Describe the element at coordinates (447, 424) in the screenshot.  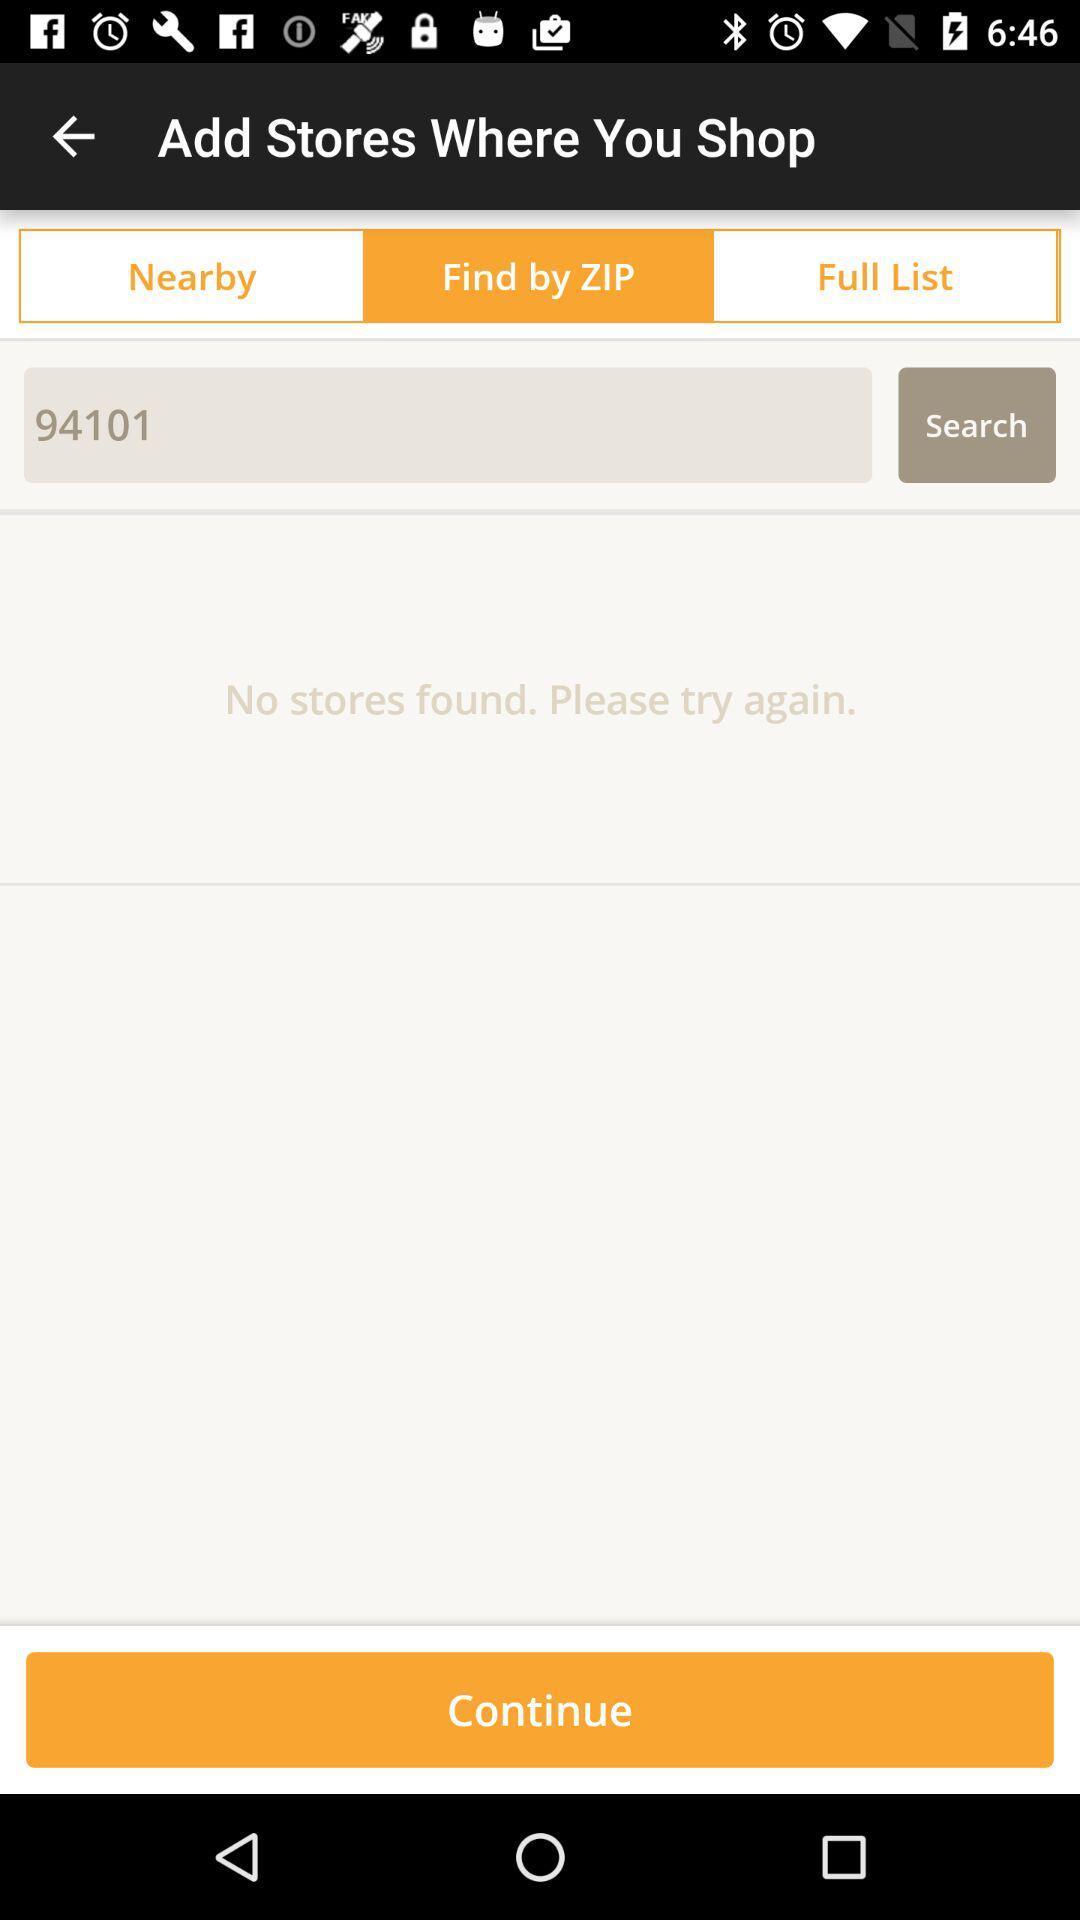
I see `icon to the left of the search item` at that location.